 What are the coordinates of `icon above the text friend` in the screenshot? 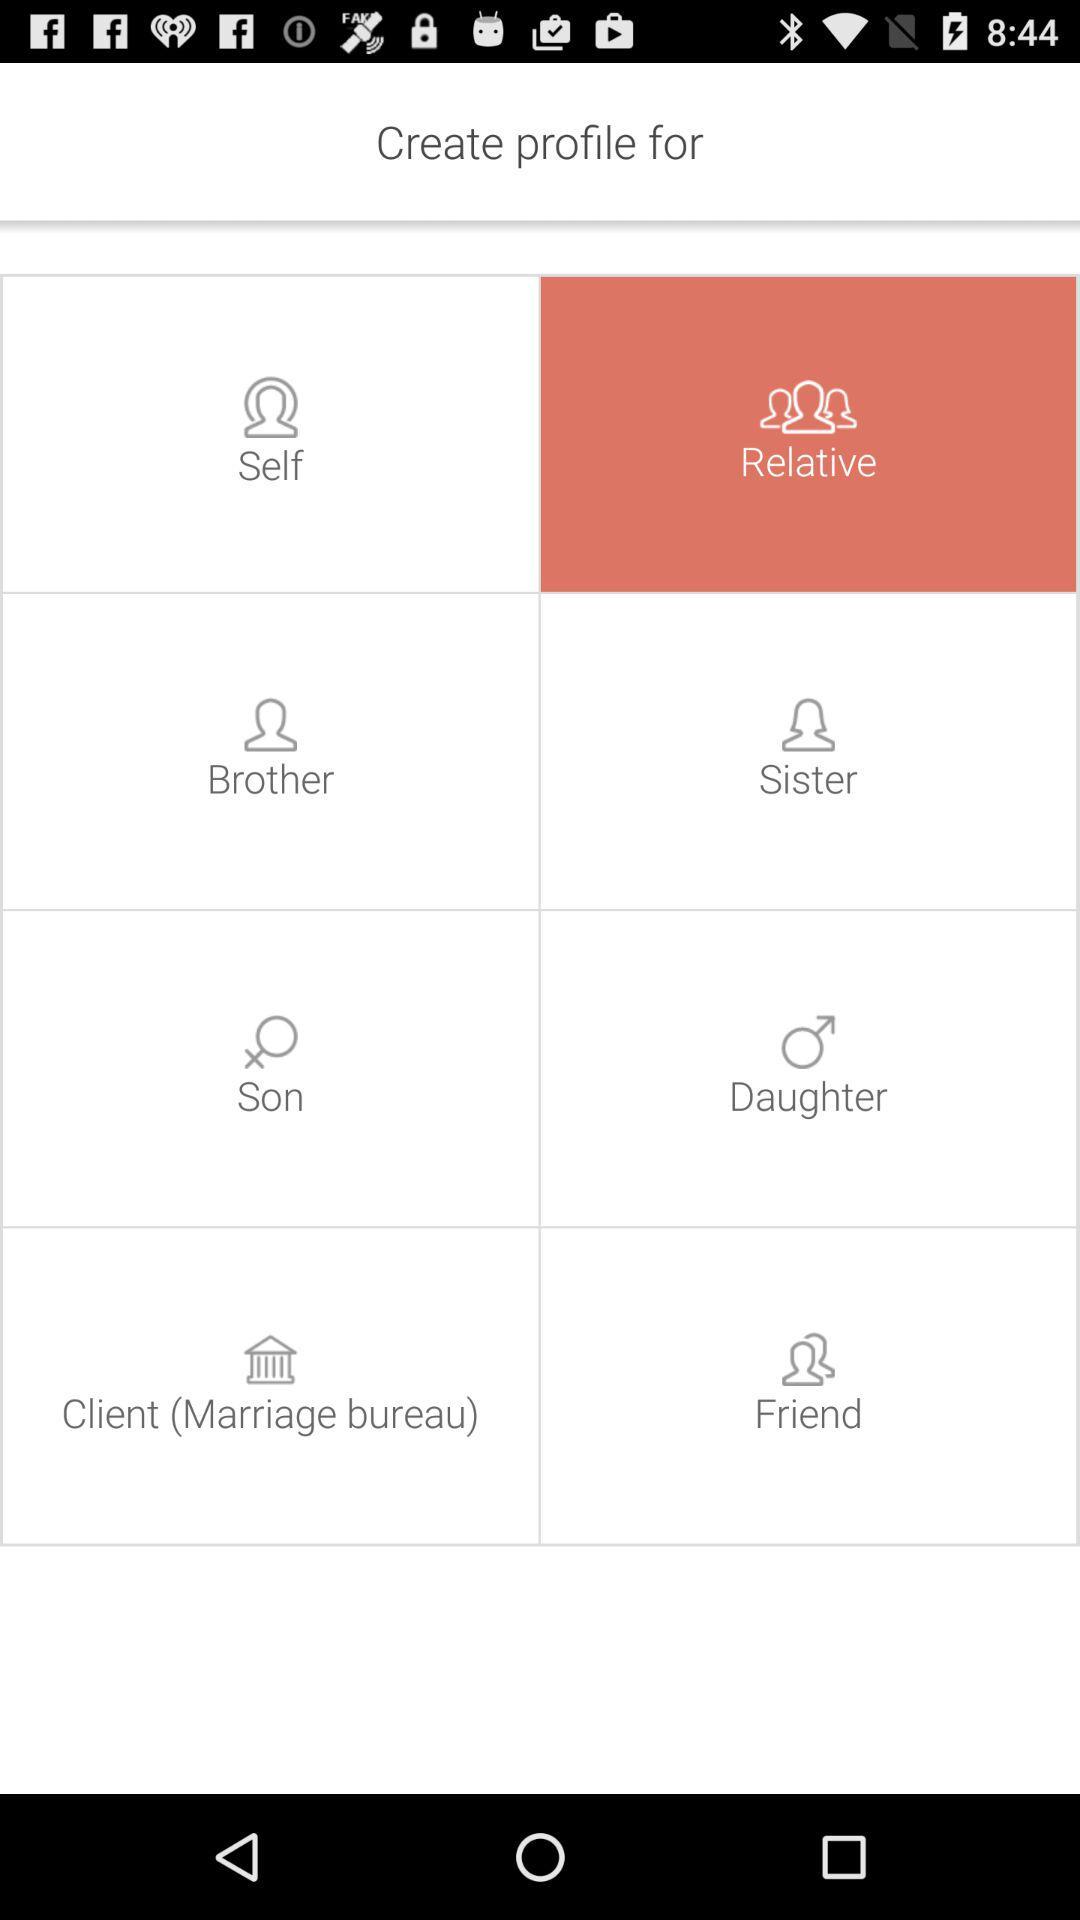 It's located at (808, 1358).